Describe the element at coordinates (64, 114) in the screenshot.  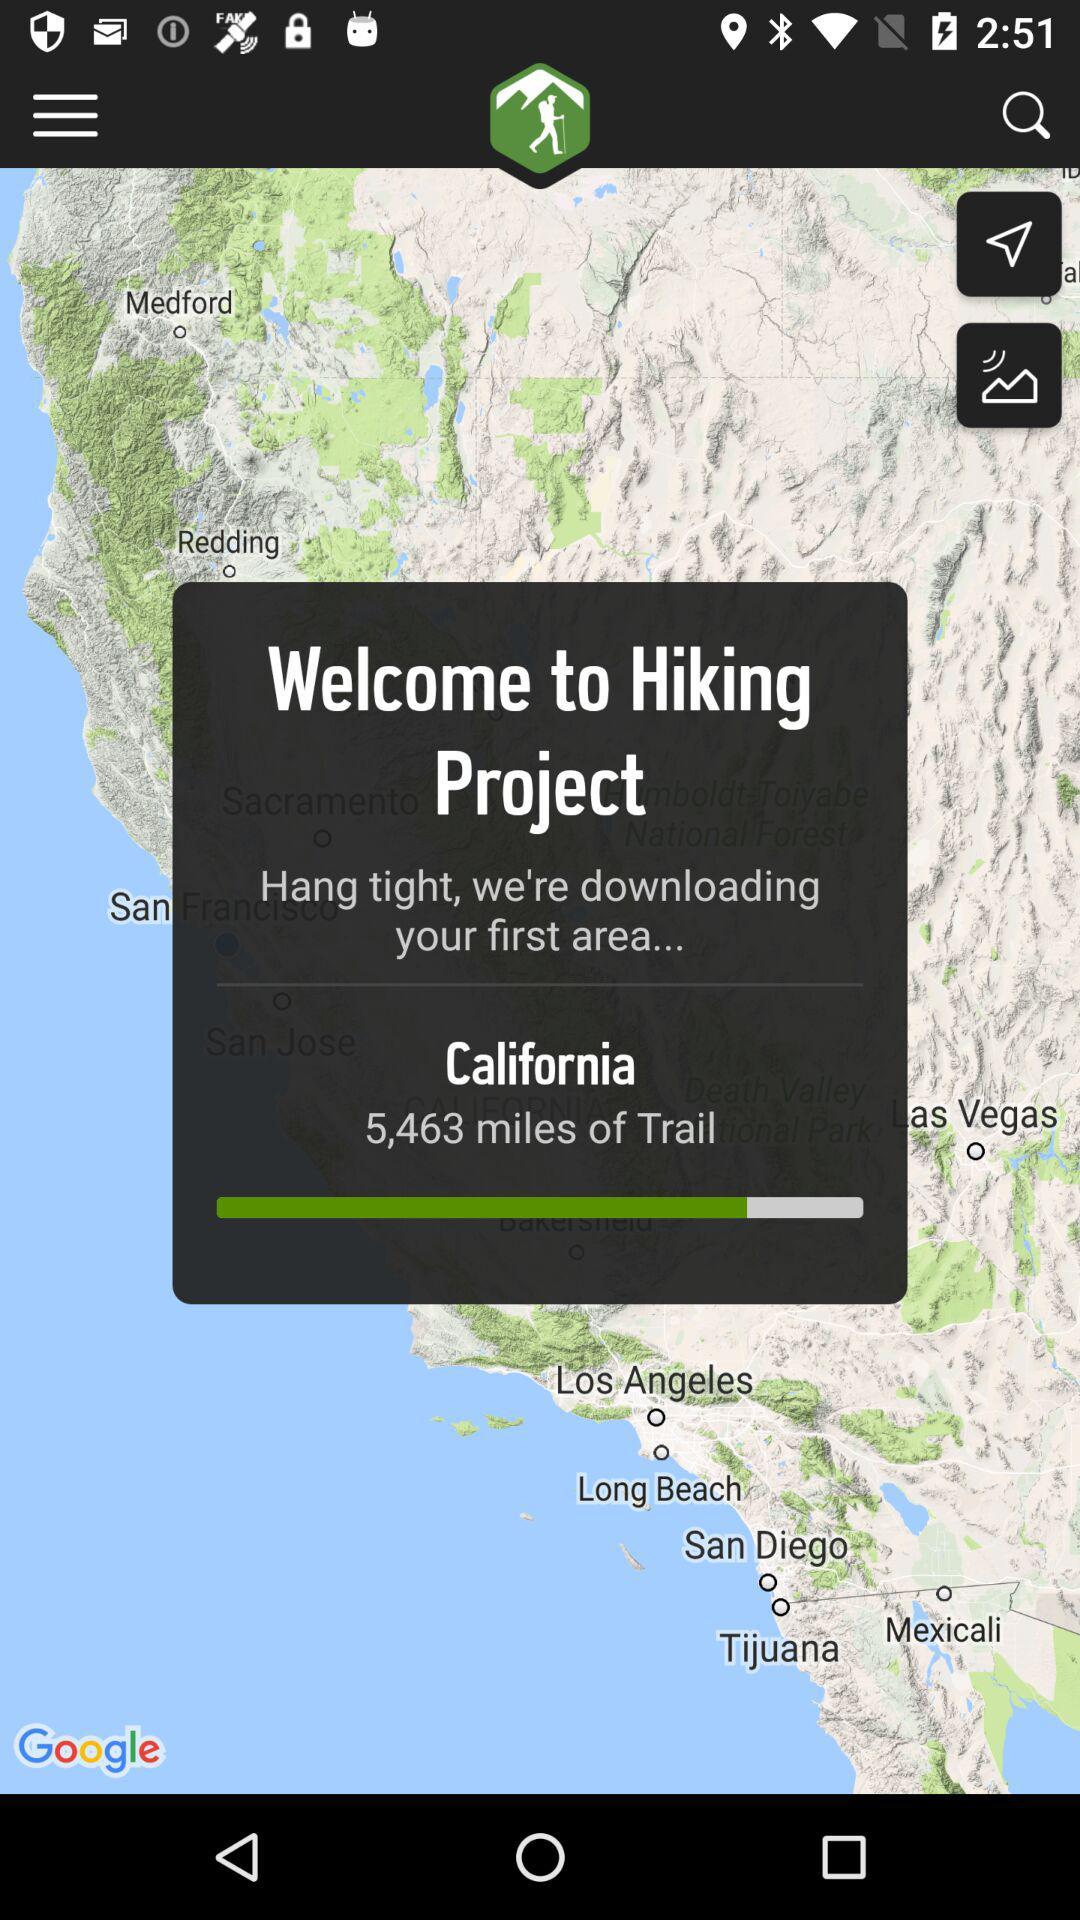
I see `open main menu` at that location.